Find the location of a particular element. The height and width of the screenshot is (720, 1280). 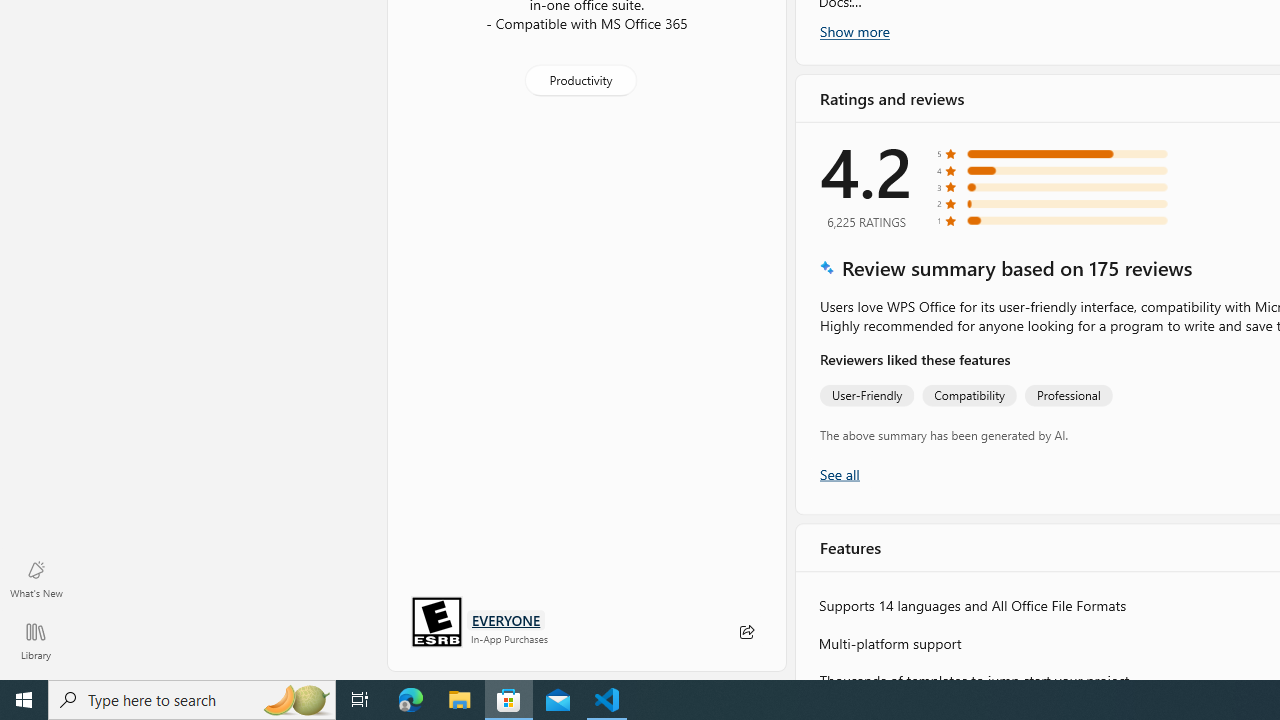

'What' is located at coordinates (35, 578).